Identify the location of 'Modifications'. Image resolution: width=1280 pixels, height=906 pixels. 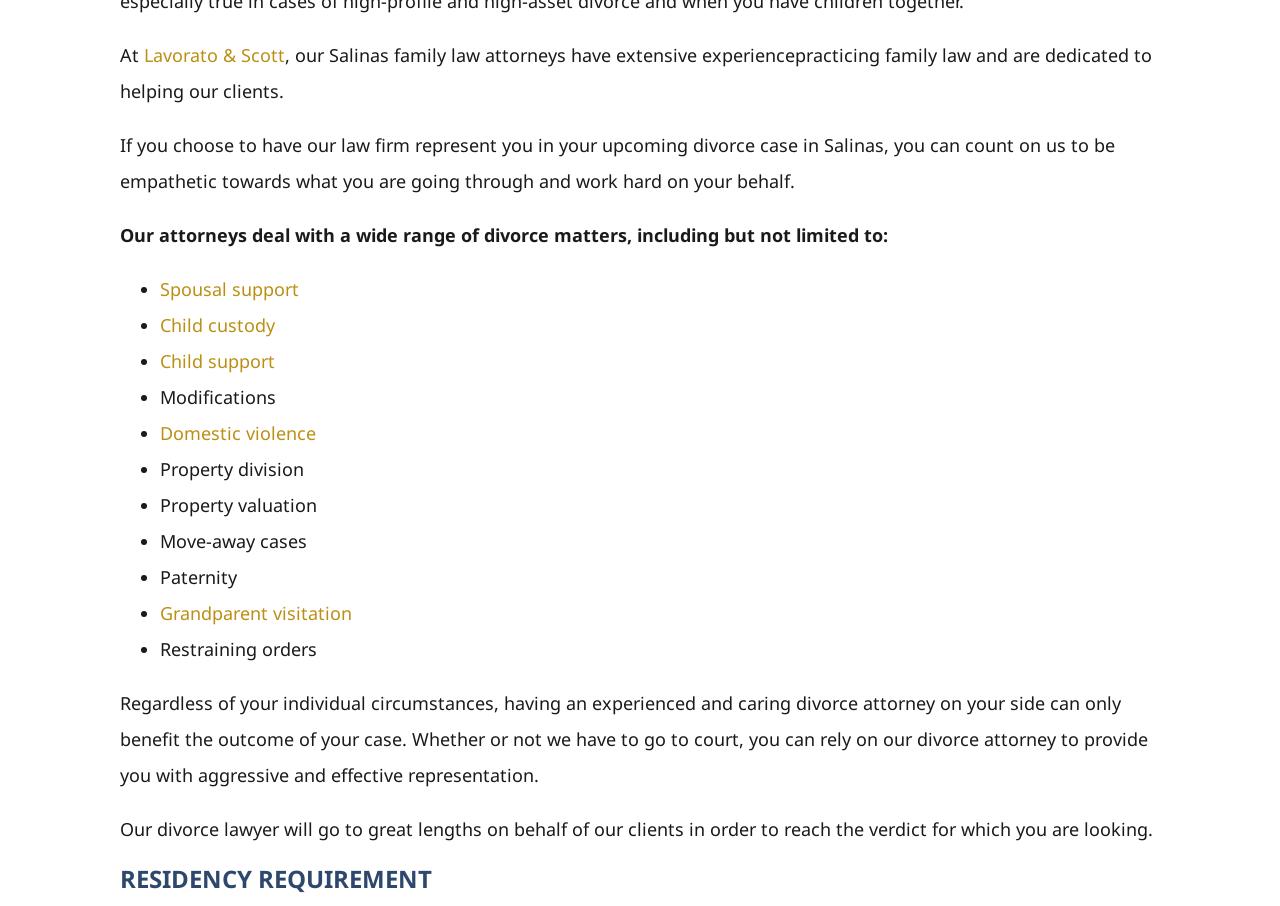
(217, 395).